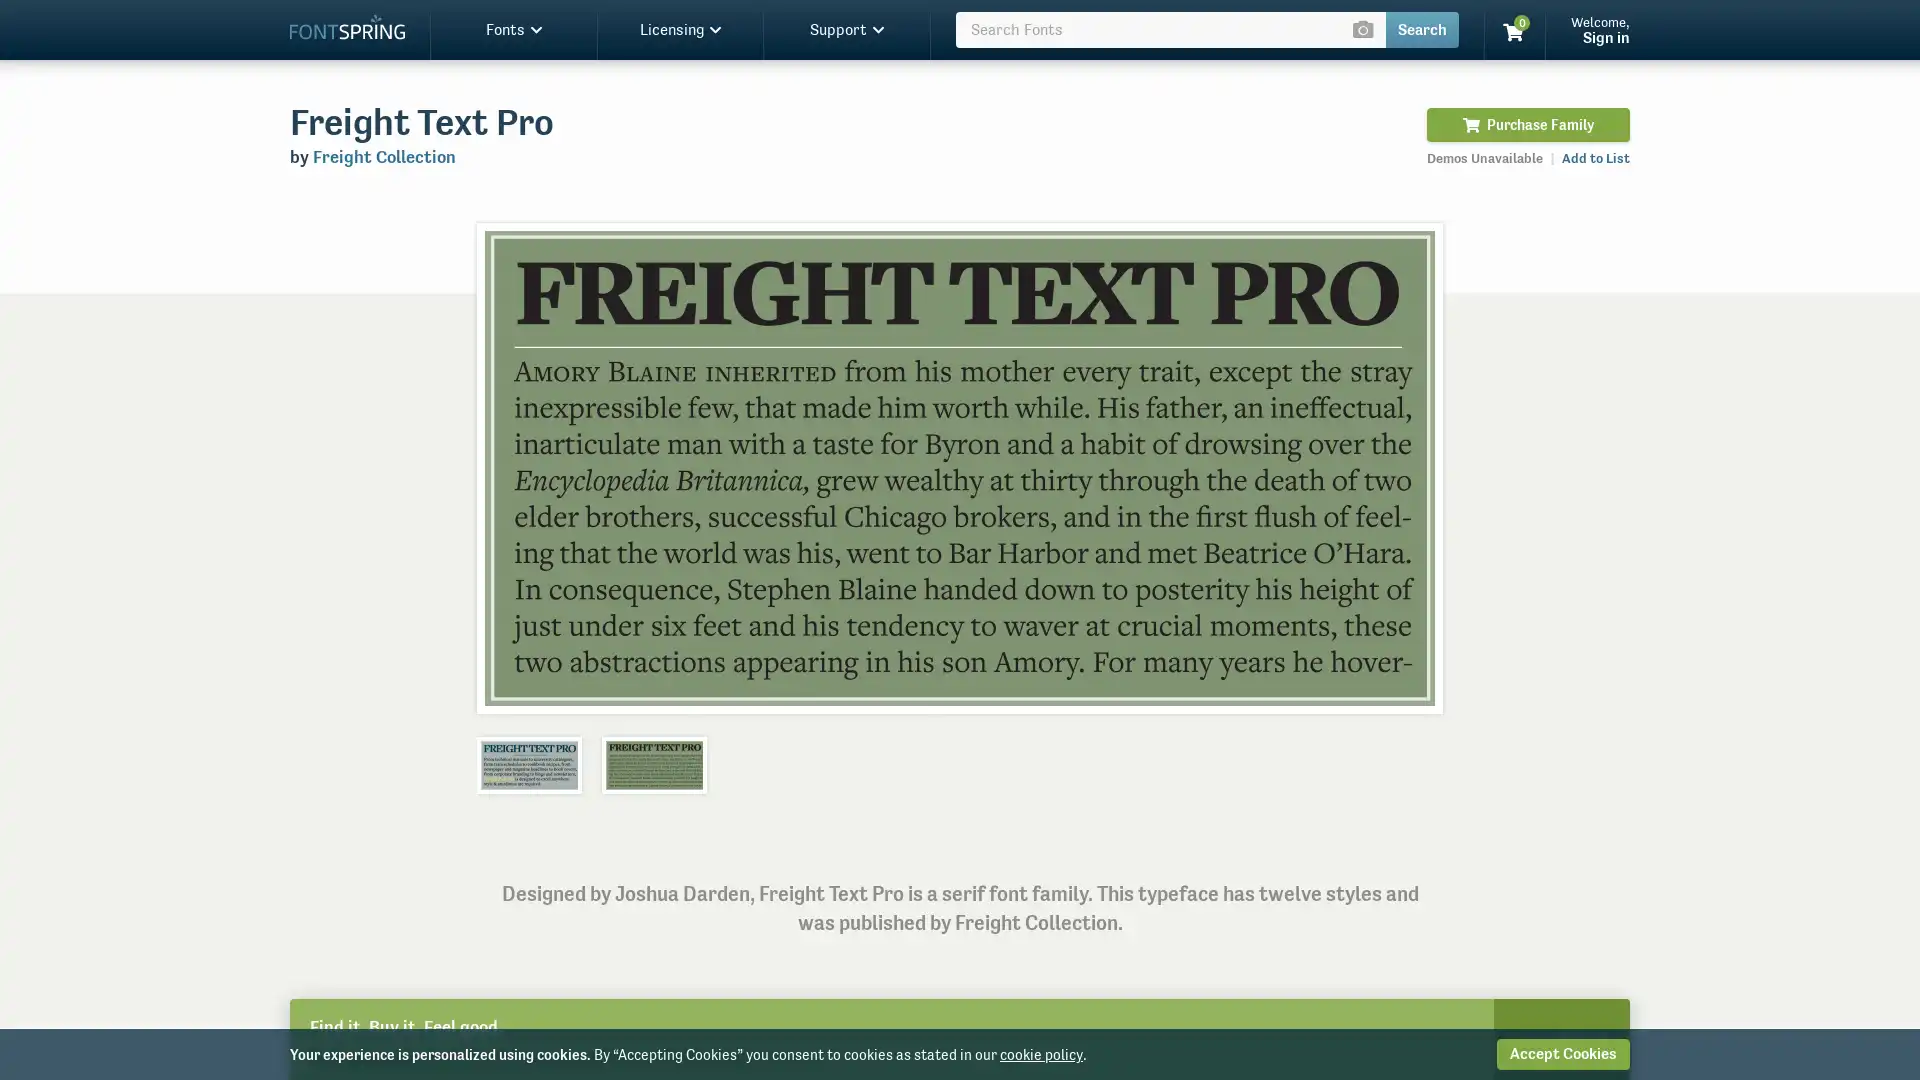 The width and height of the screenshot is (1920, 1080). What do you see at coordinates (1421, 30) in the screenshot?
I see `Search` at bounding box center [1421, 30].